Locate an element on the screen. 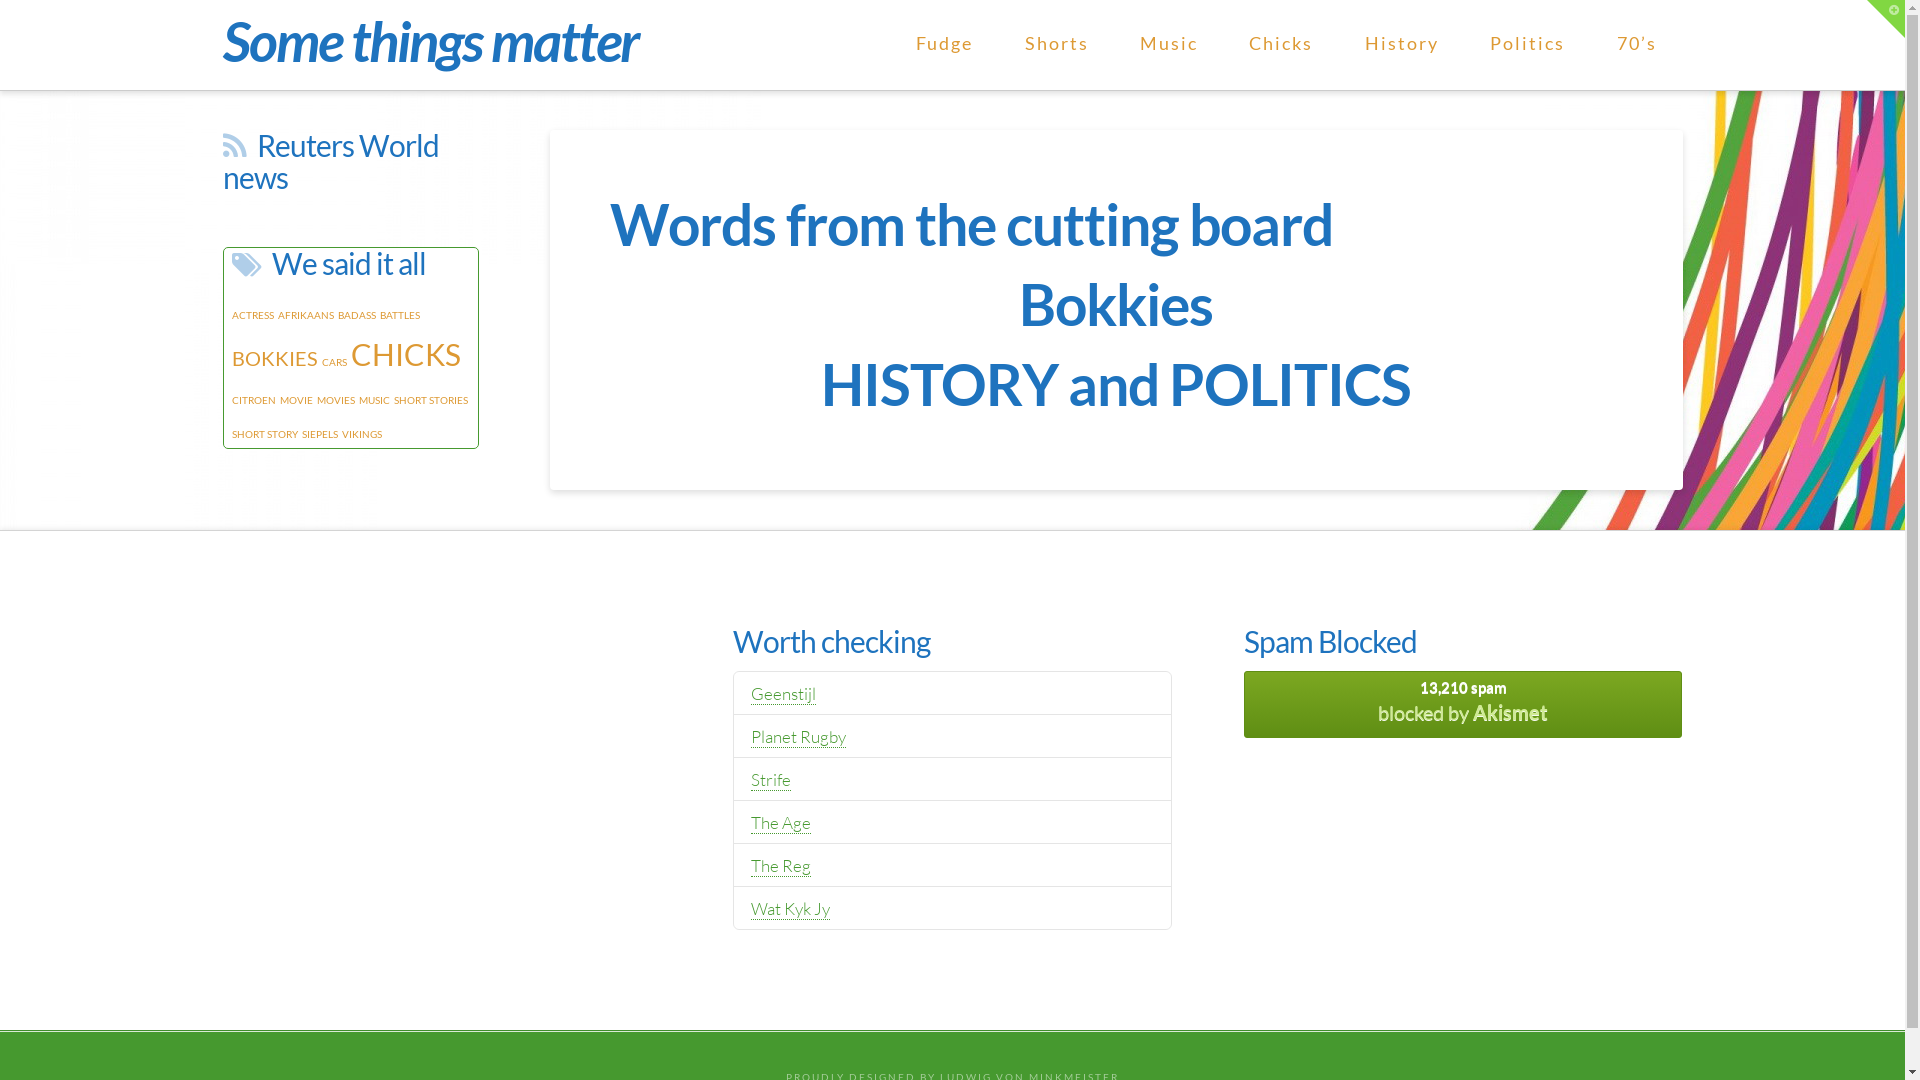 Image resolution: width=1920 pixels, height=1080 pixels. 'Politics' is located at coordinates (1526, 45).